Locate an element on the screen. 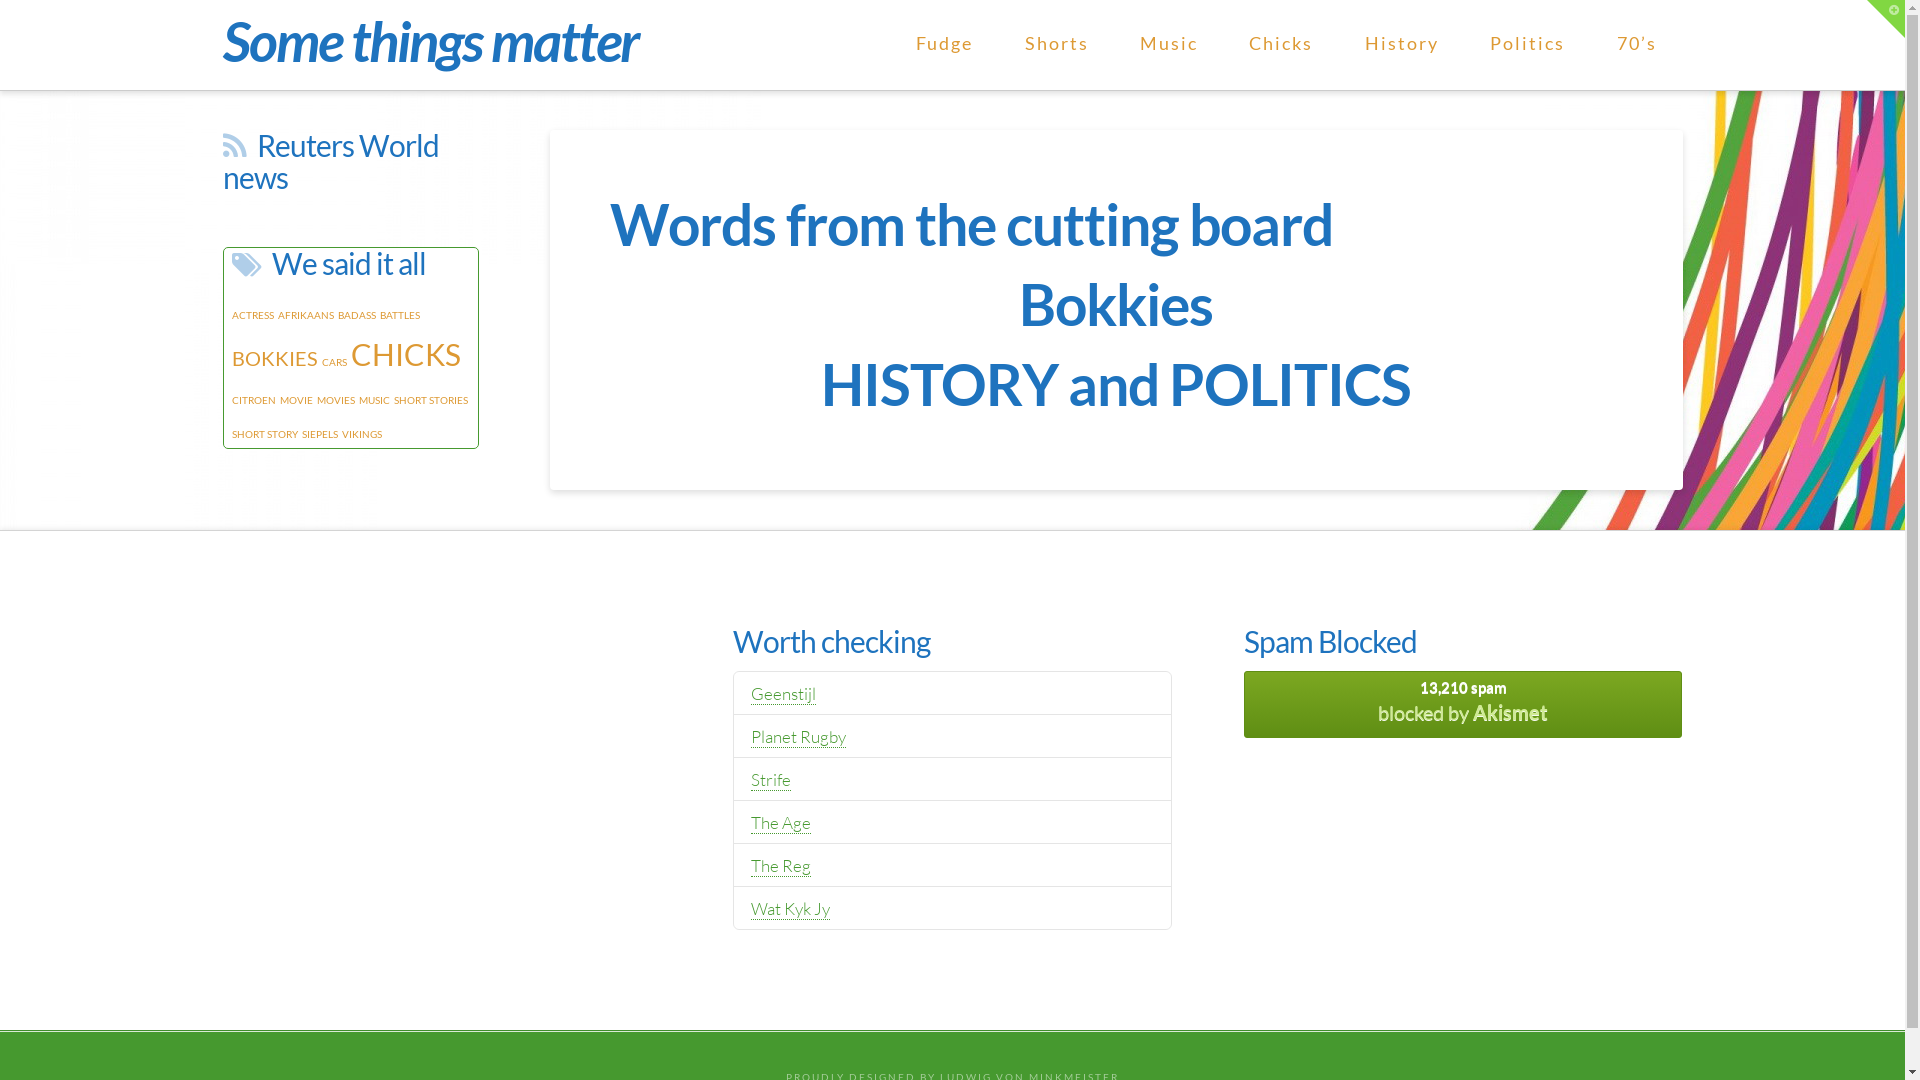 Image resolution: width=1920 pixels, height=1080 pixels. 'Politics' is located at coordinates (1526, 45).